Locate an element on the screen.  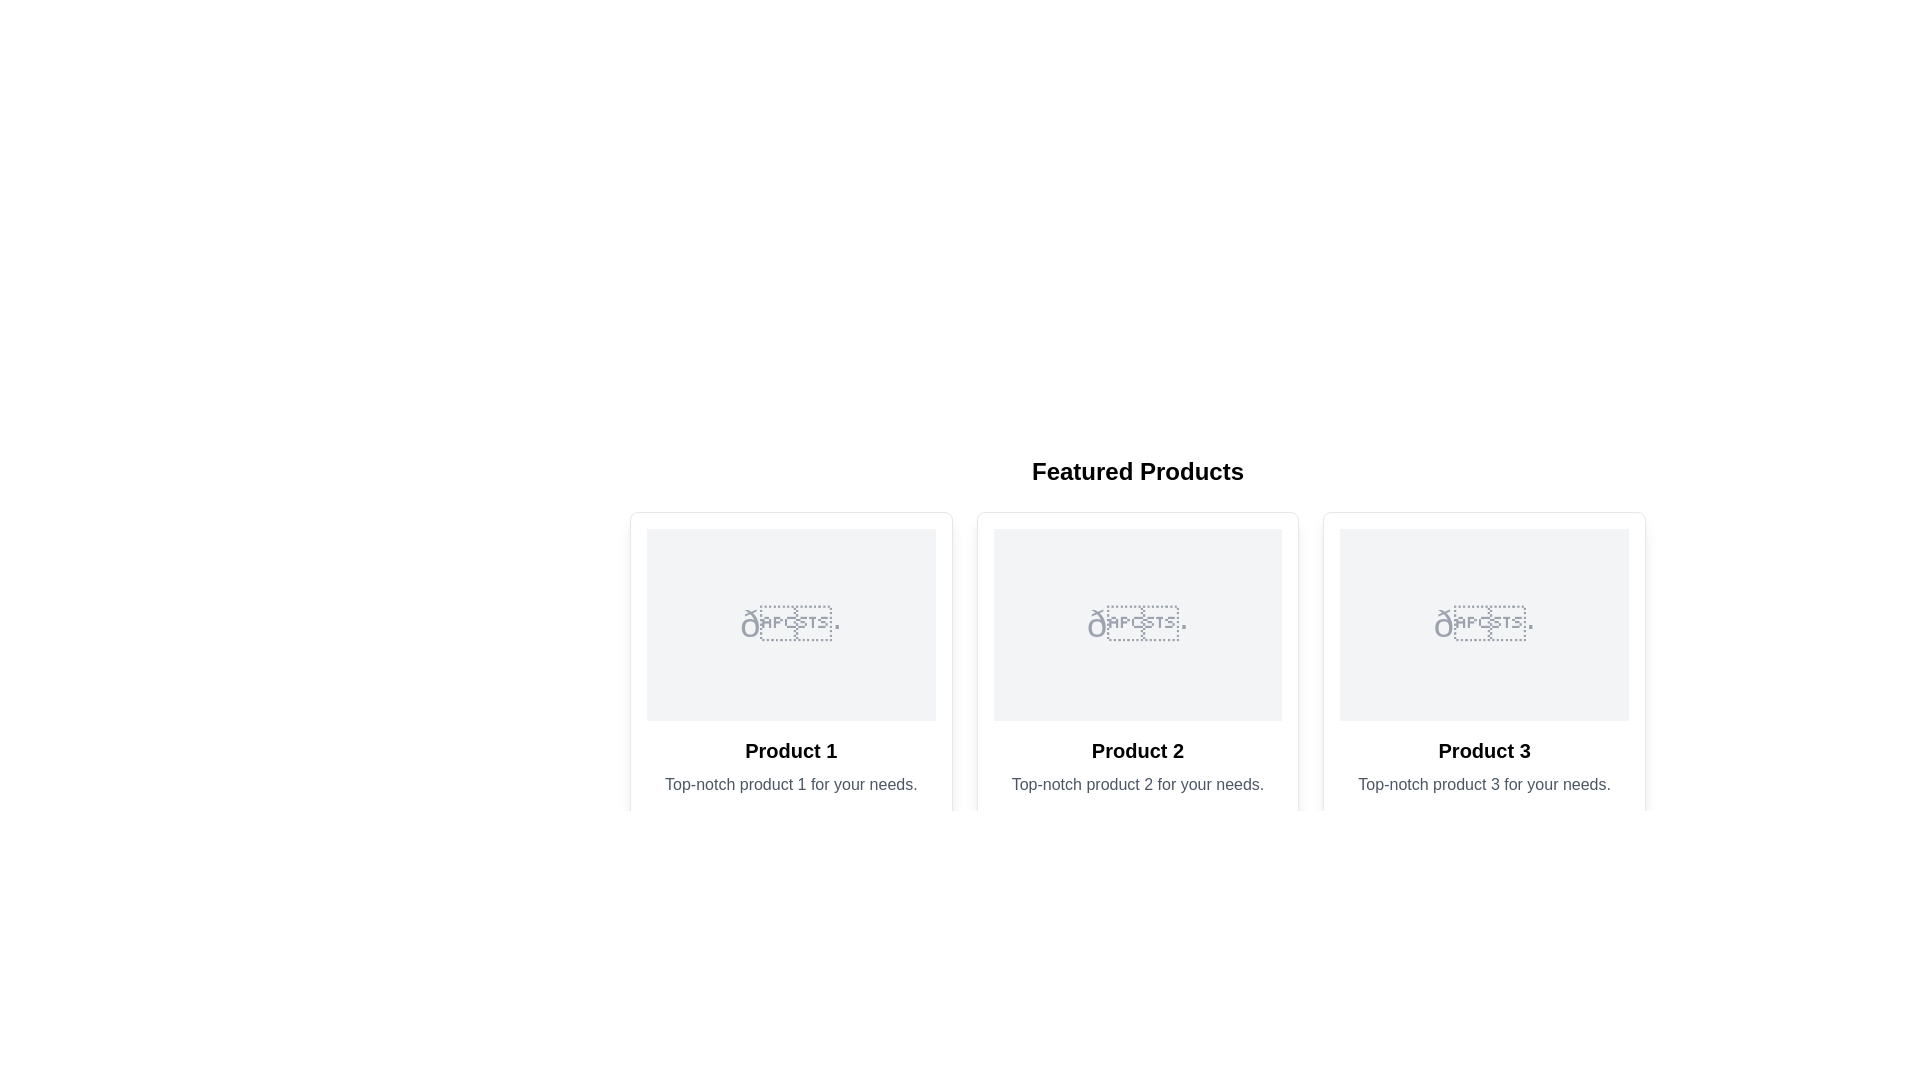
the text description element located under the 'Product 2' heading in the second column of the three-column layout is located at coordinates (1137, 784).